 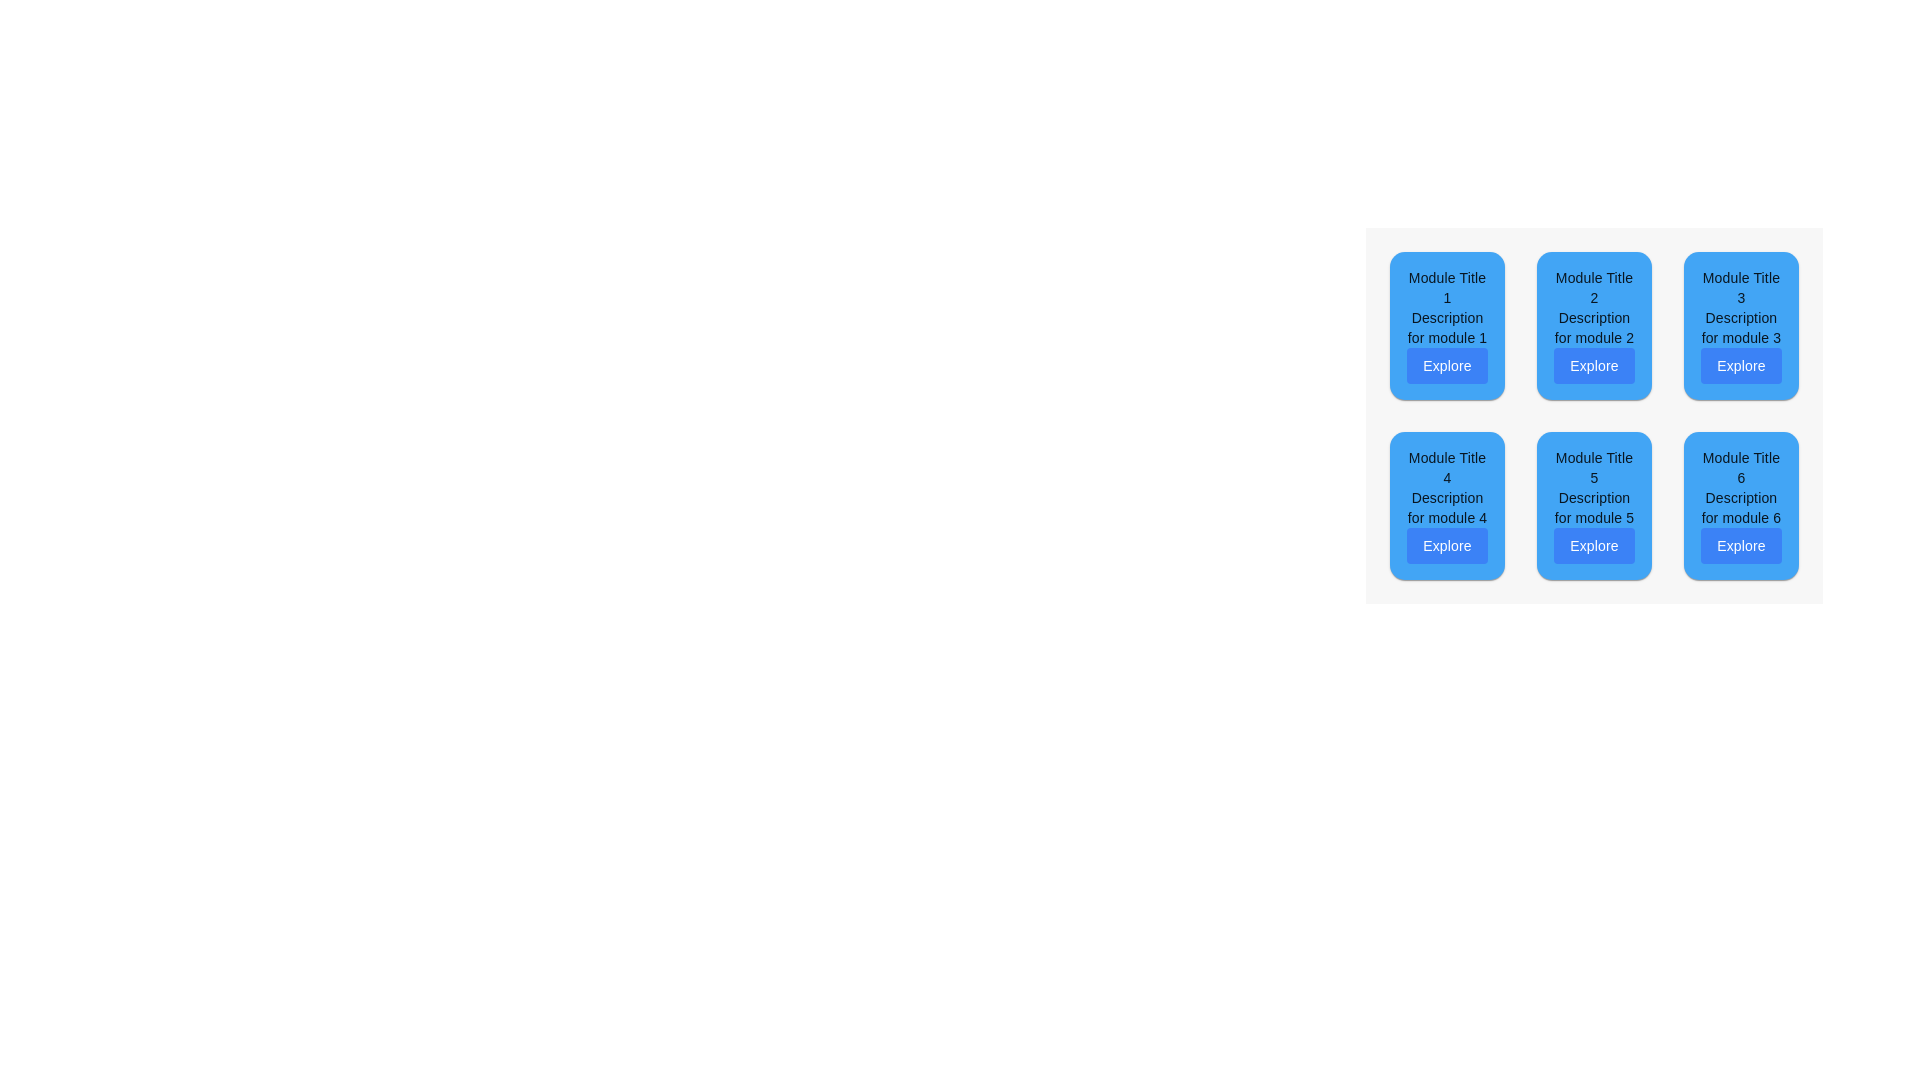 I want to click on the navigation button located at the bottom of the card for 'Module Title 2', so click(x=1593, y=366).